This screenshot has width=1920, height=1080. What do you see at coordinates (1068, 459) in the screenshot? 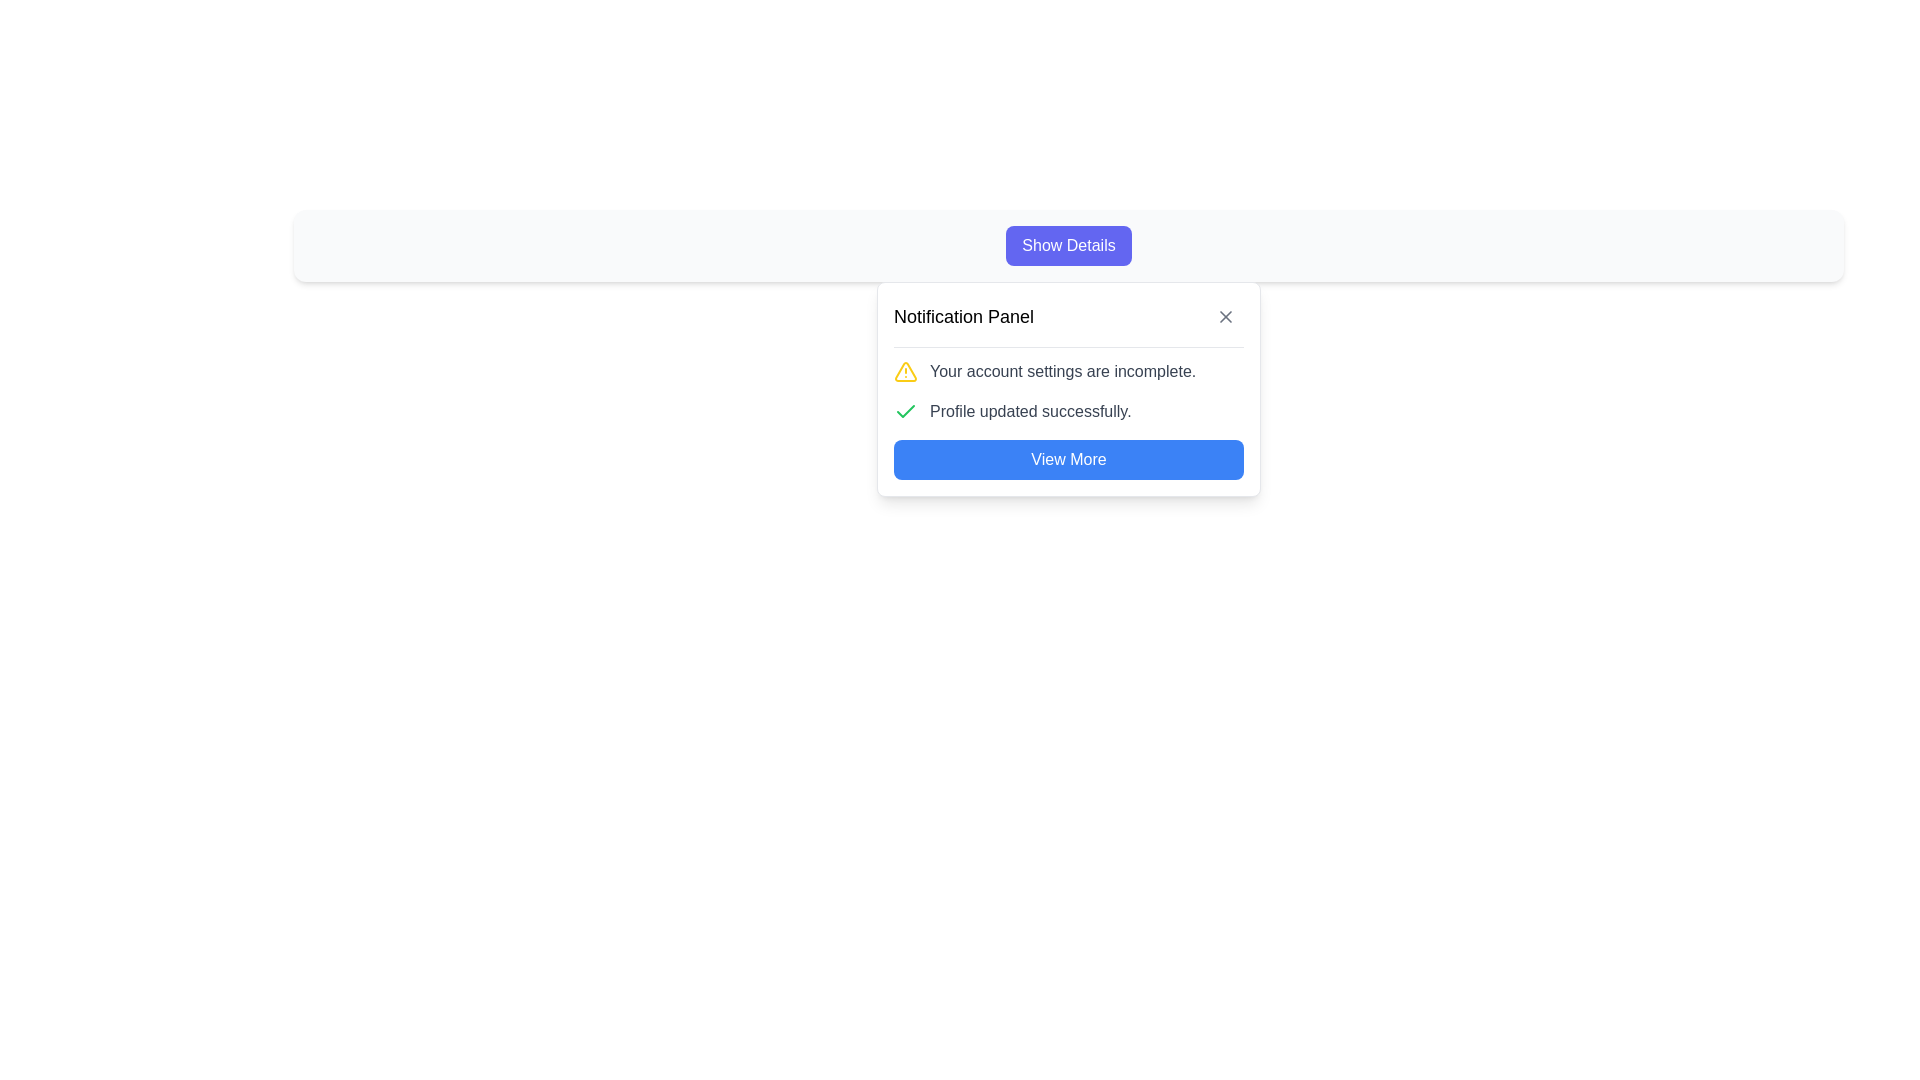
I see `the button at the bottom of the Notification Panel` at bounding box center [1068, 459].